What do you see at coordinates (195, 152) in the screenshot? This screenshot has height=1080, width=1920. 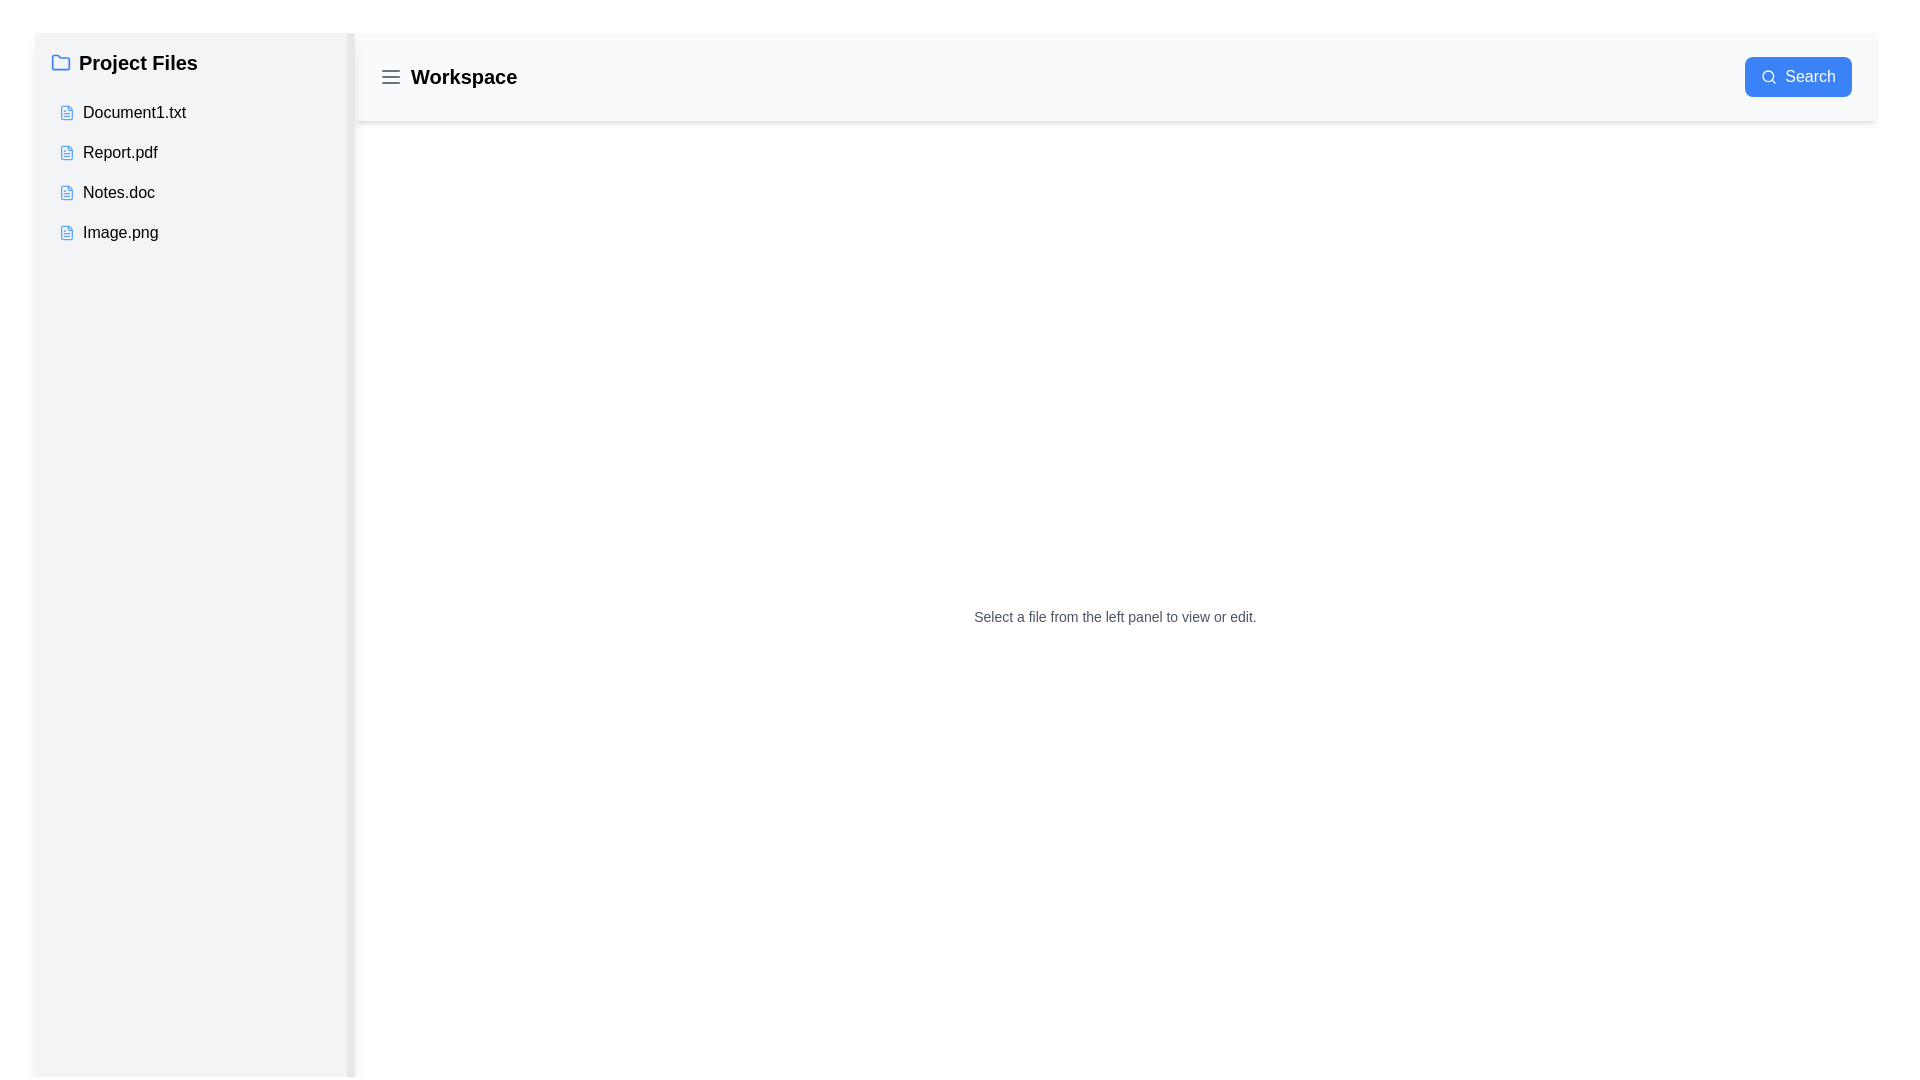 I see `the selectable file item labeled 'Report.pdf' in the left sidebar` at bounding box center [195, 152].